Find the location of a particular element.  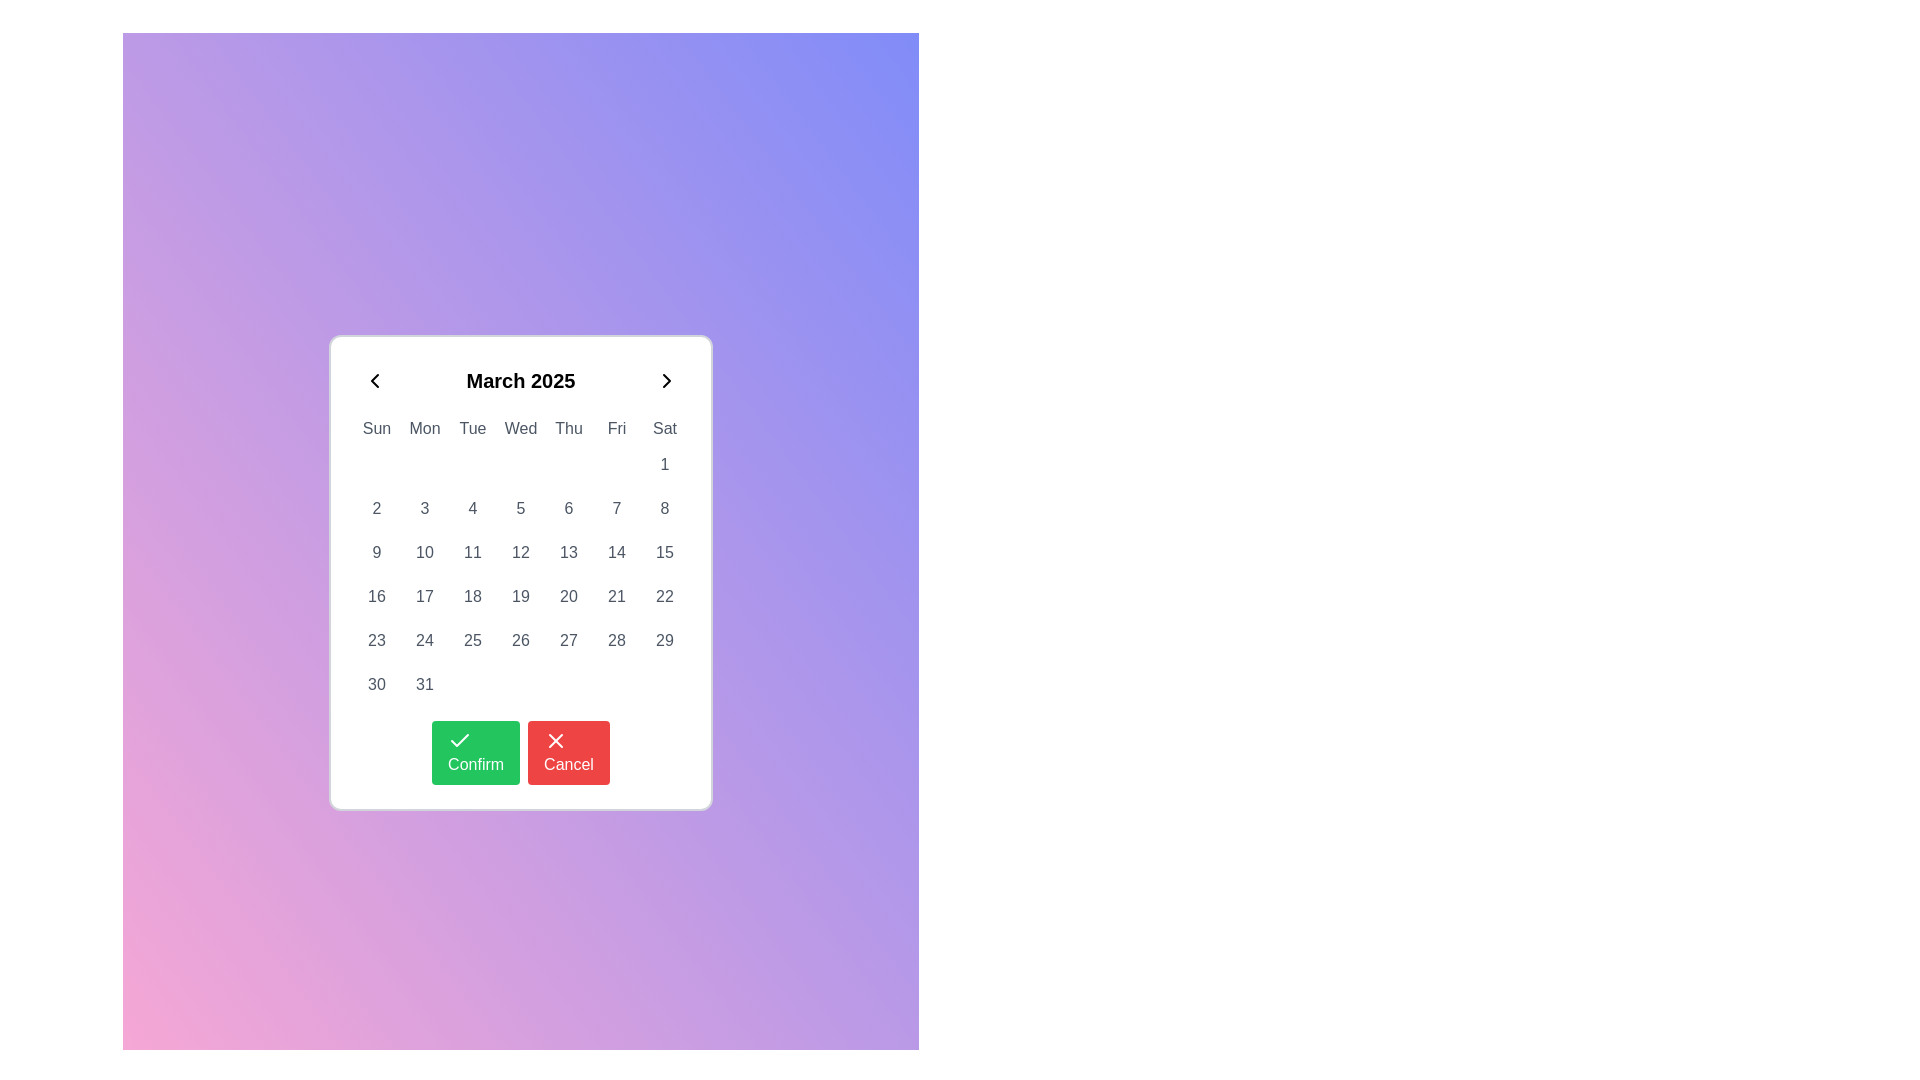

the button representing the fourth day of the month in the calendar interface is located at coordinates (472, 508).